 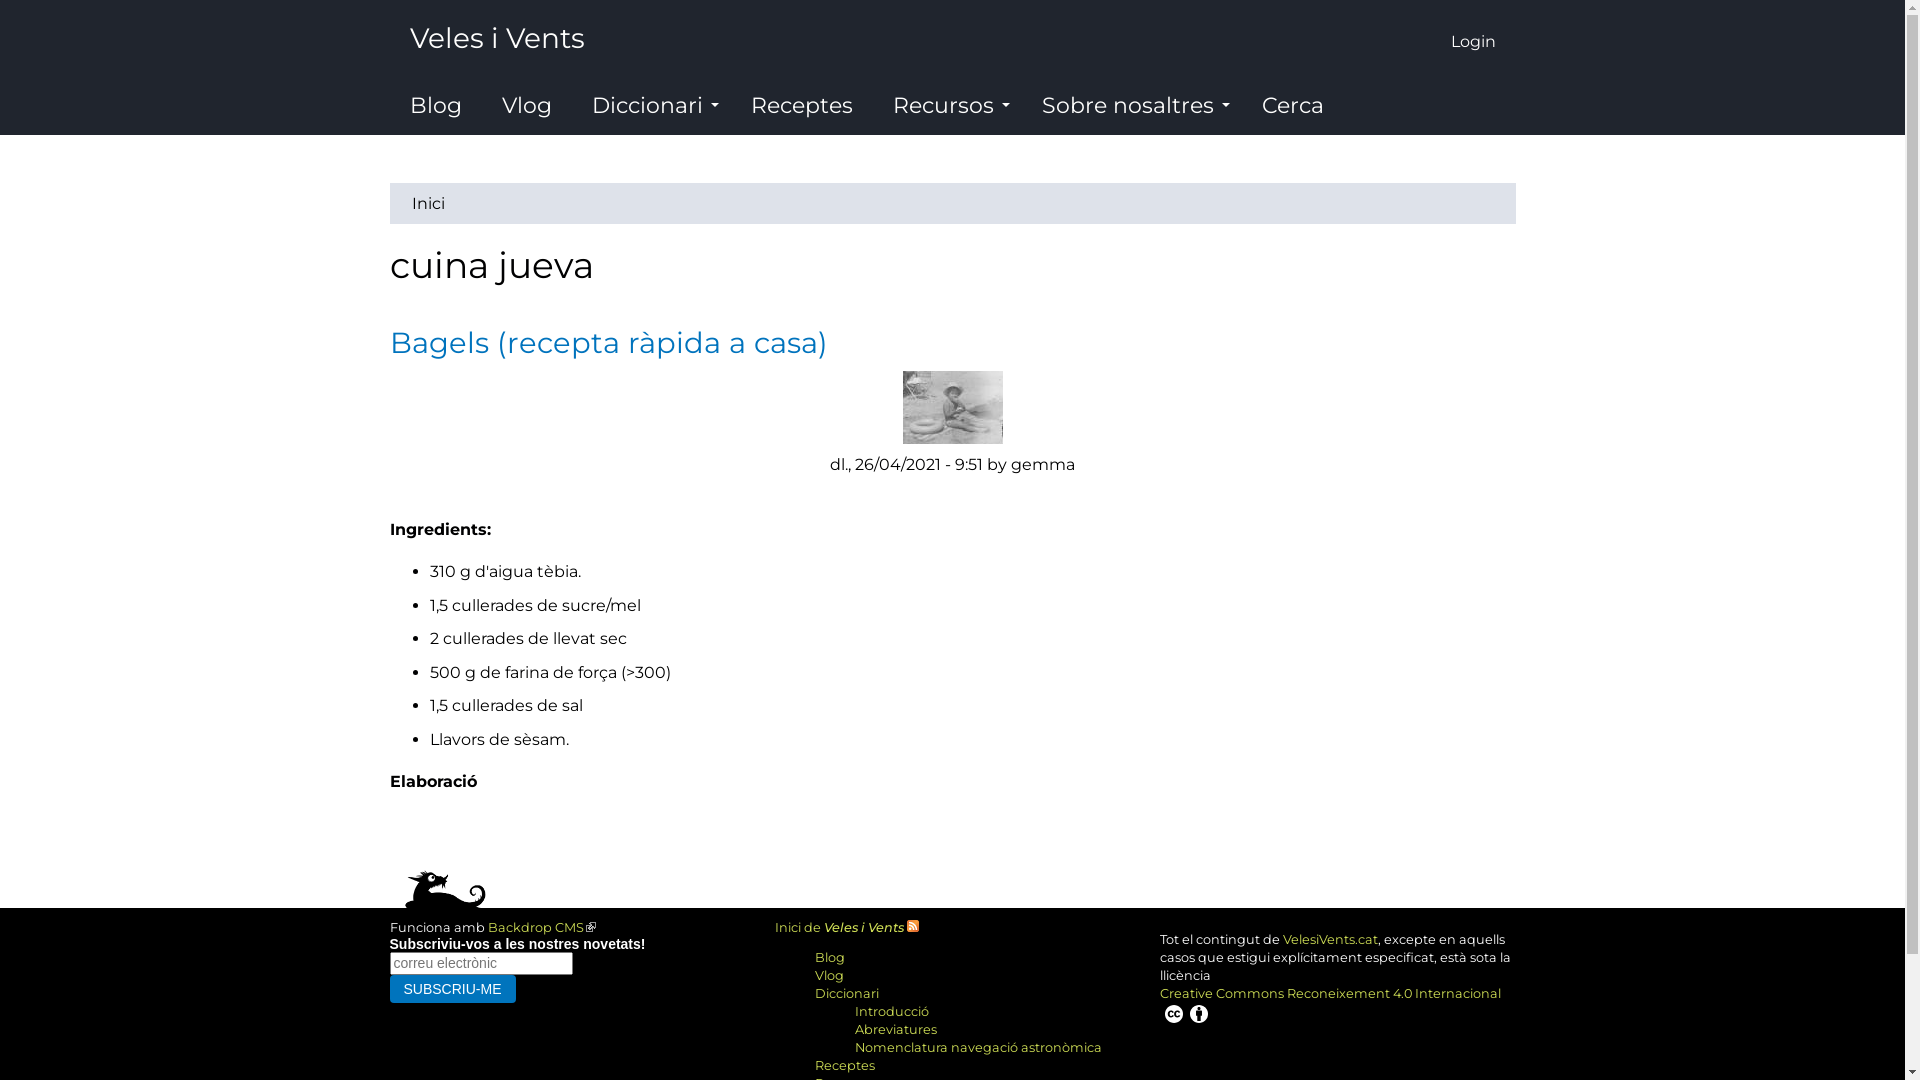 I want to click on 'imatge de gemma', so click(x=950, y=406).